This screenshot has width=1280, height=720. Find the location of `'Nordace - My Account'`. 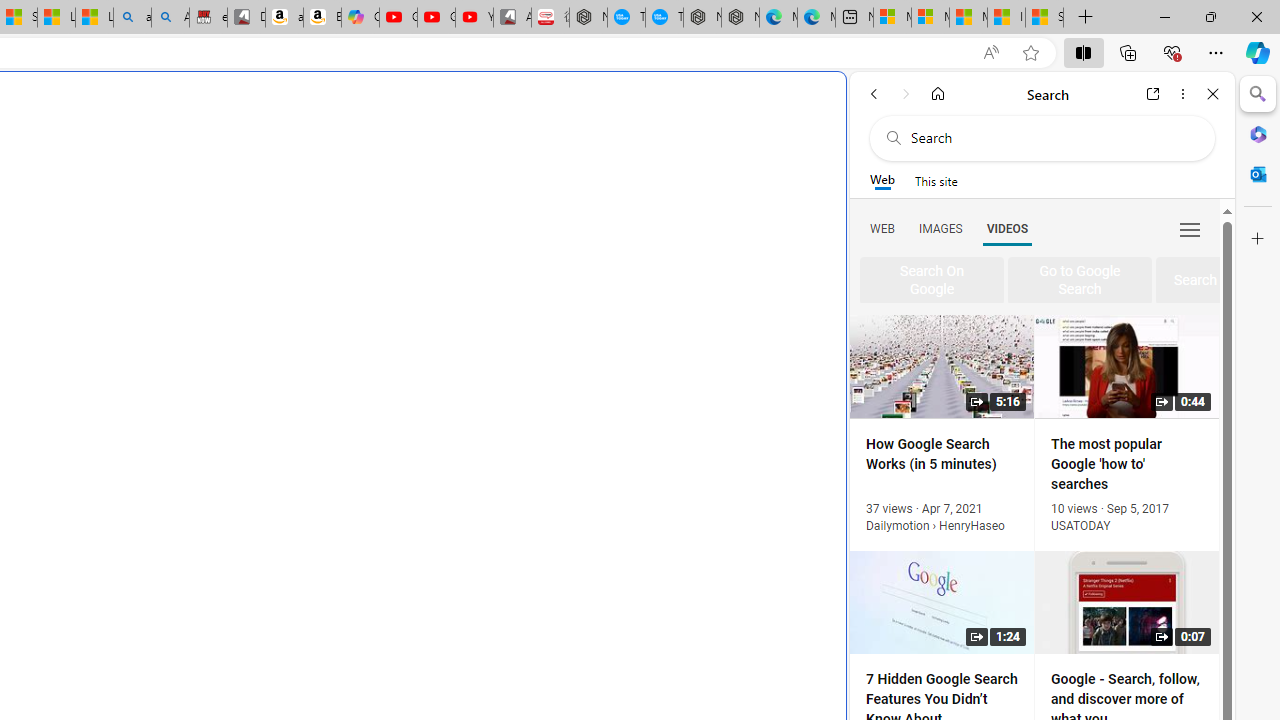

'Nordace - My Account' is located at coordinates (587, 17).